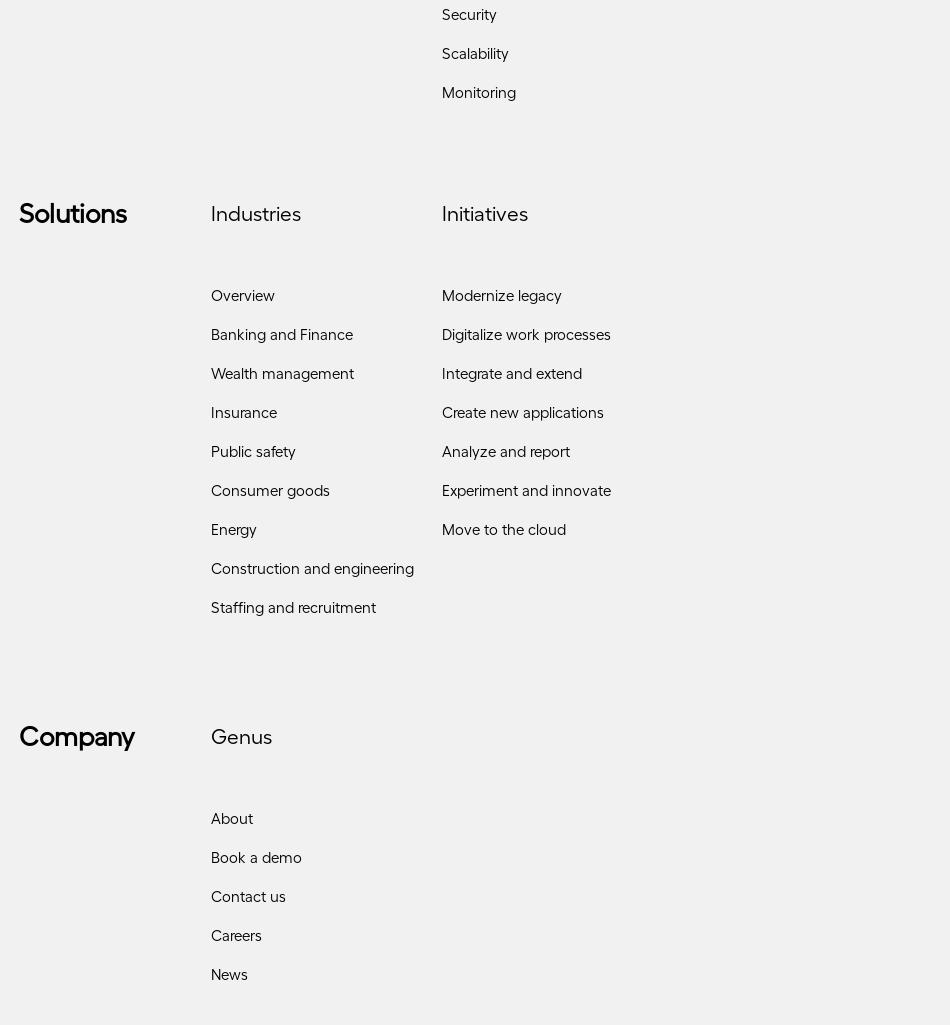 This screenshot has height=1025, width=950. Describe the element at coordinates (210, 612) in the screenshot. I see `'Staffing and recruitment'` at that location.